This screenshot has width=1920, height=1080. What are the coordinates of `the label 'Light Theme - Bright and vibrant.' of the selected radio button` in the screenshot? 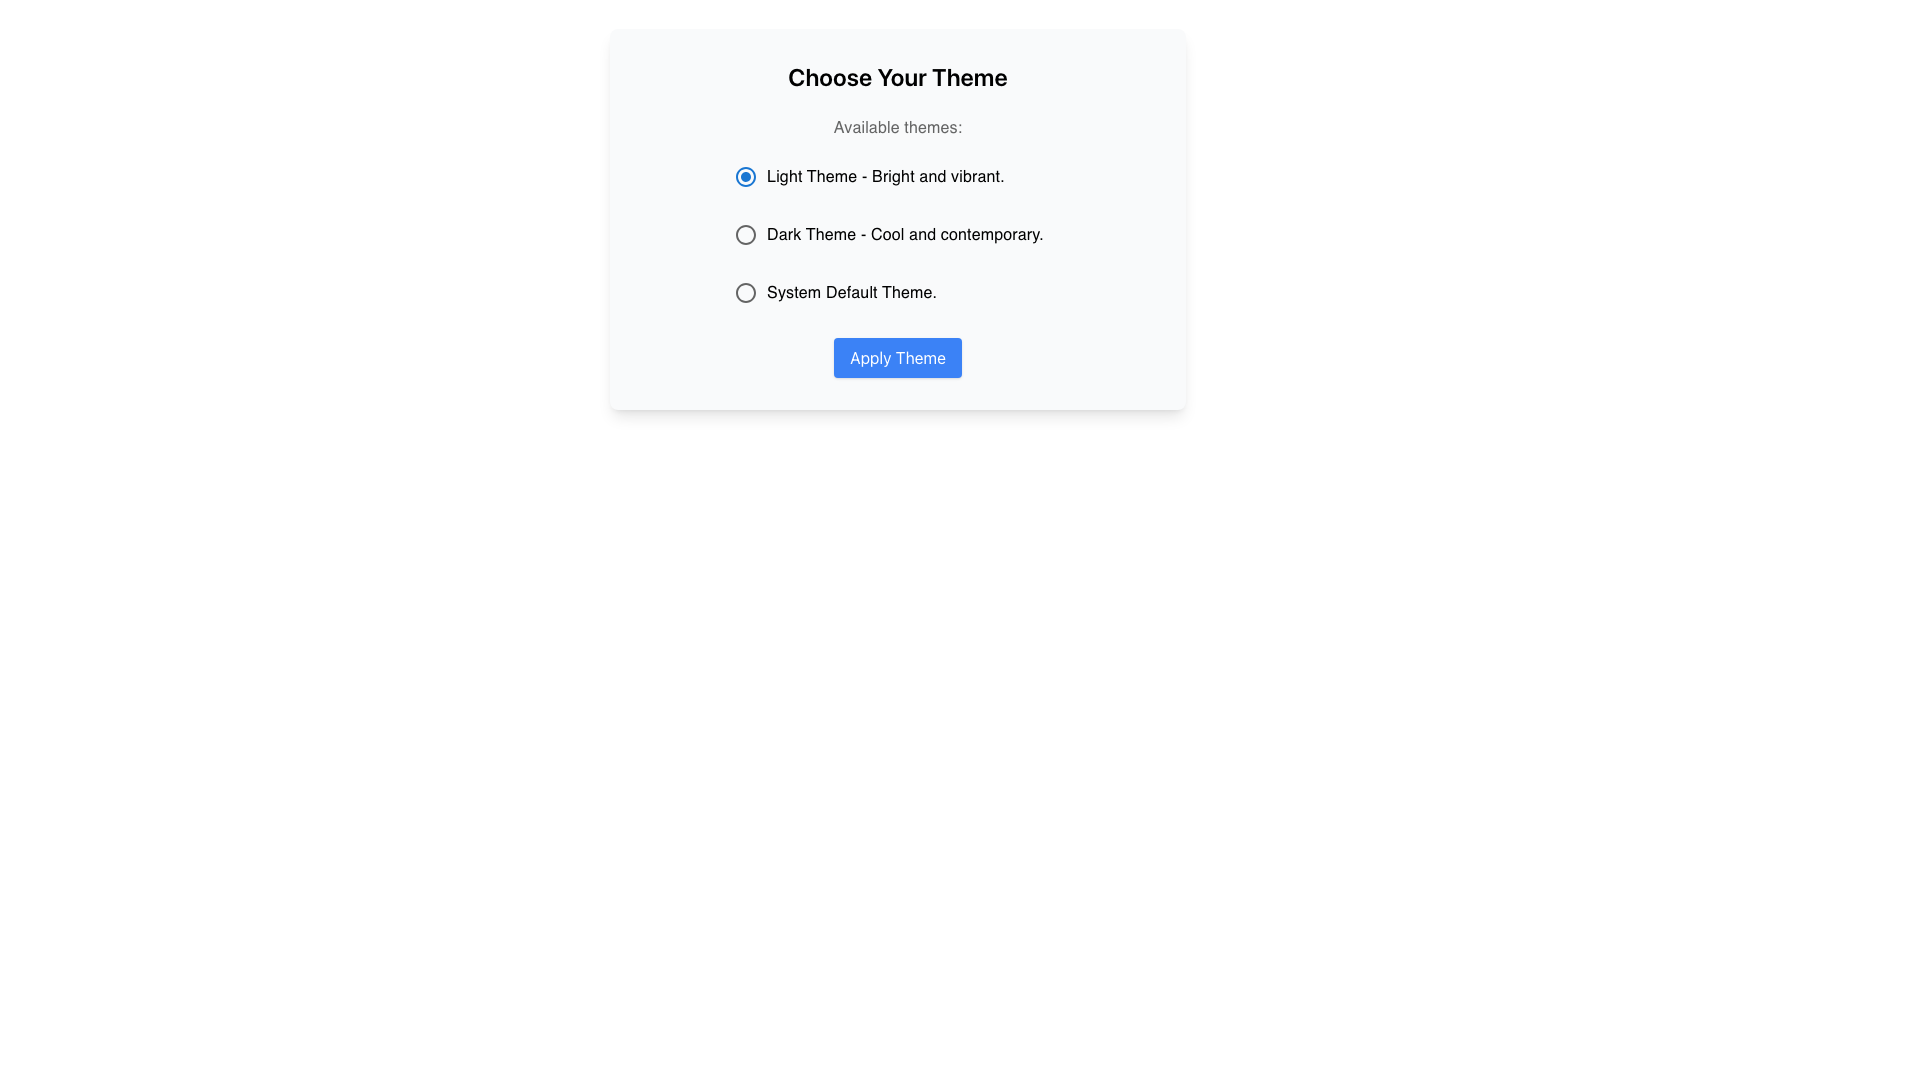 It's located at (883, 176).